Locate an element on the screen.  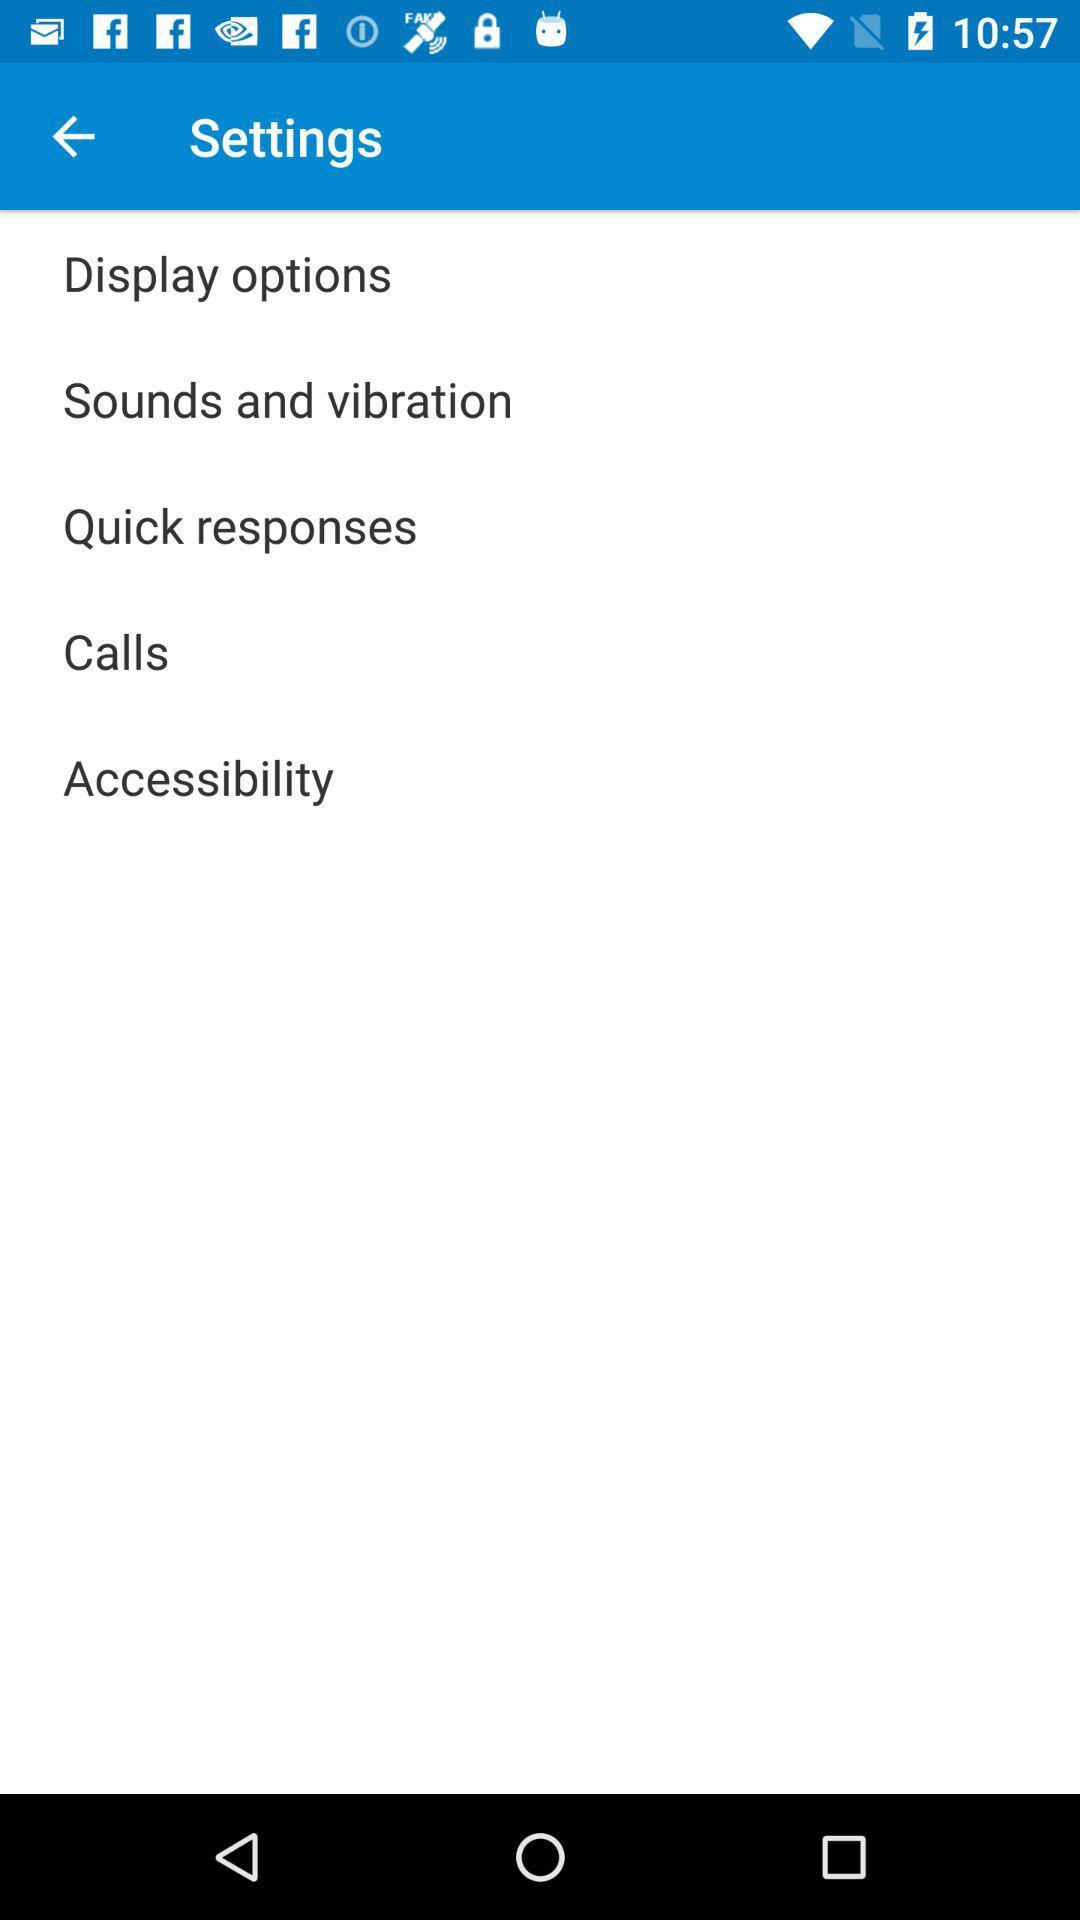
the sounds and vibration app is located at coordinates (288, 398).